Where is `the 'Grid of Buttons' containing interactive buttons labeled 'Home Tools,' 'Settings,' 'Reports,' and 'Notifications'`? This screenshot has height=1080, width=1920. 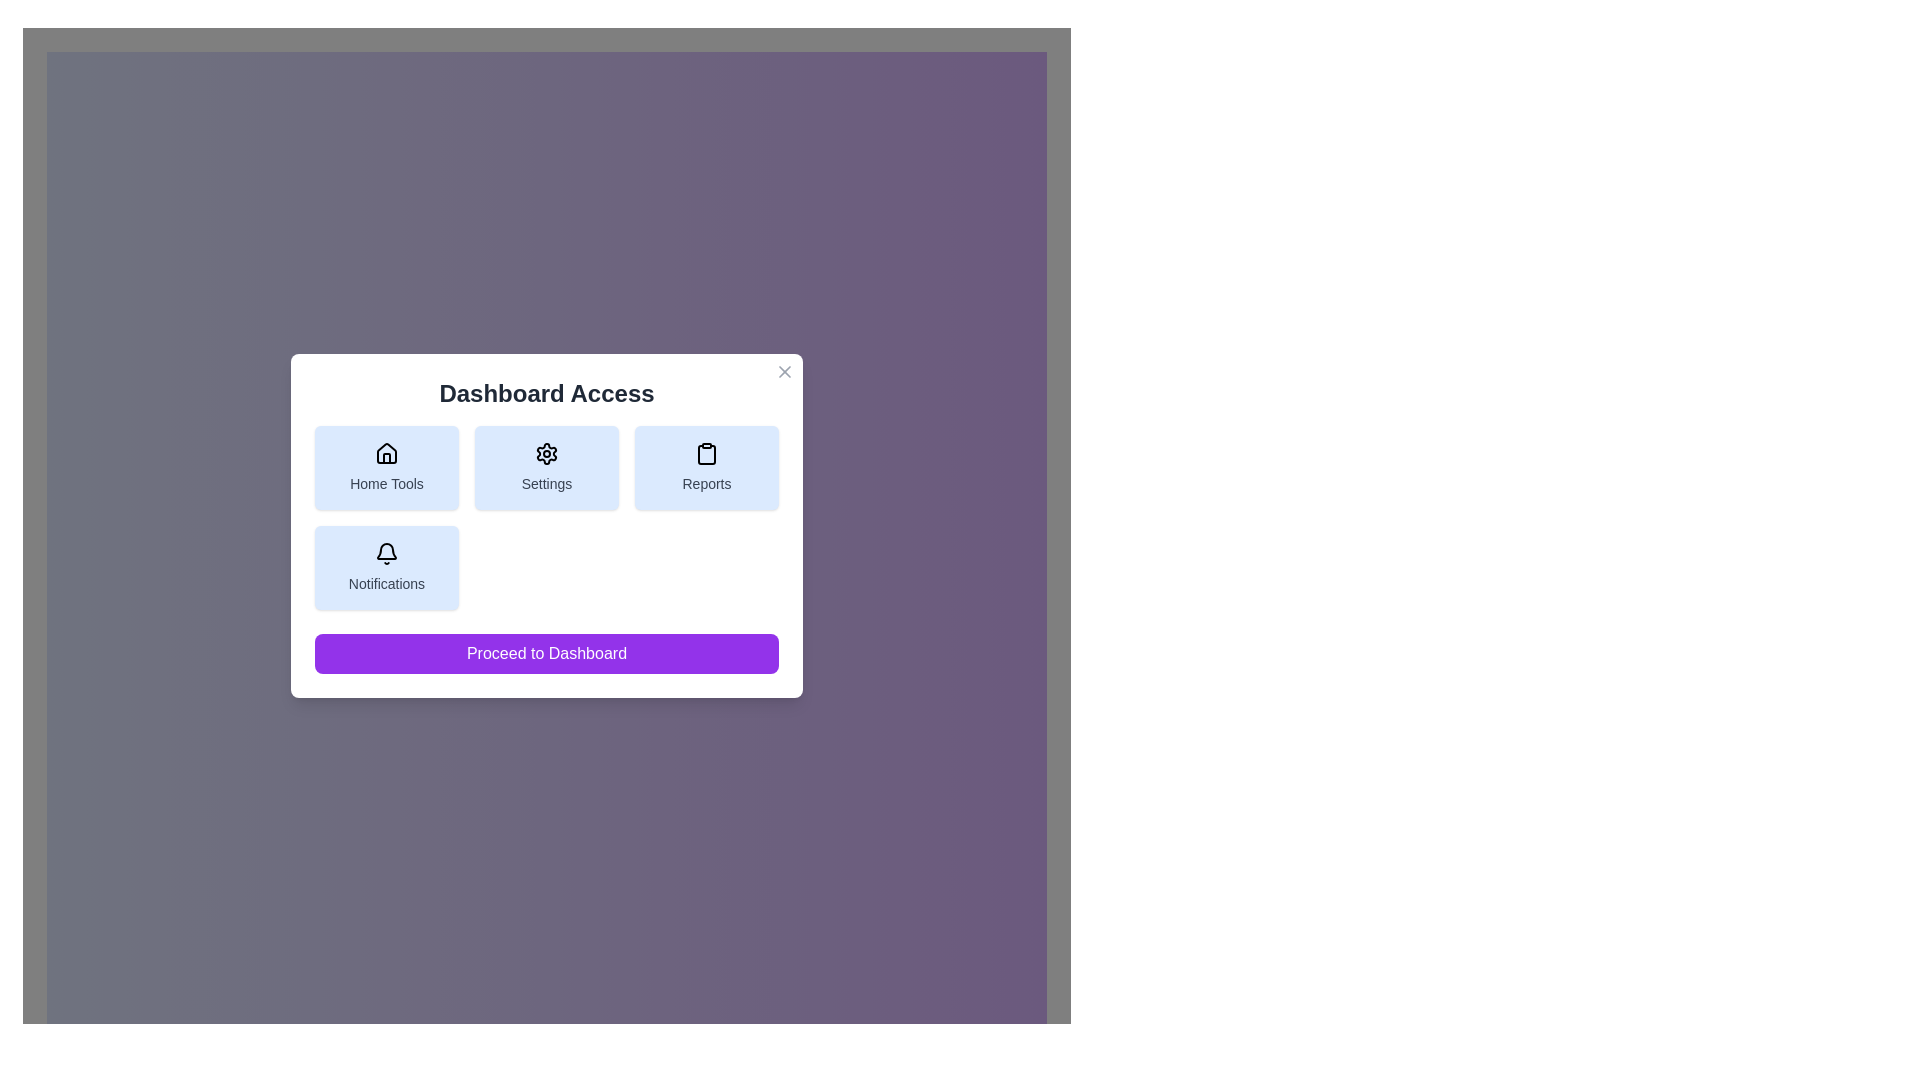
the 'Grid of Buttons' containing interactive buttons labeled 'Home Tools,' 'Settings,' 'Reports,' and 'Notifications' is located at coordinates (547, 516).